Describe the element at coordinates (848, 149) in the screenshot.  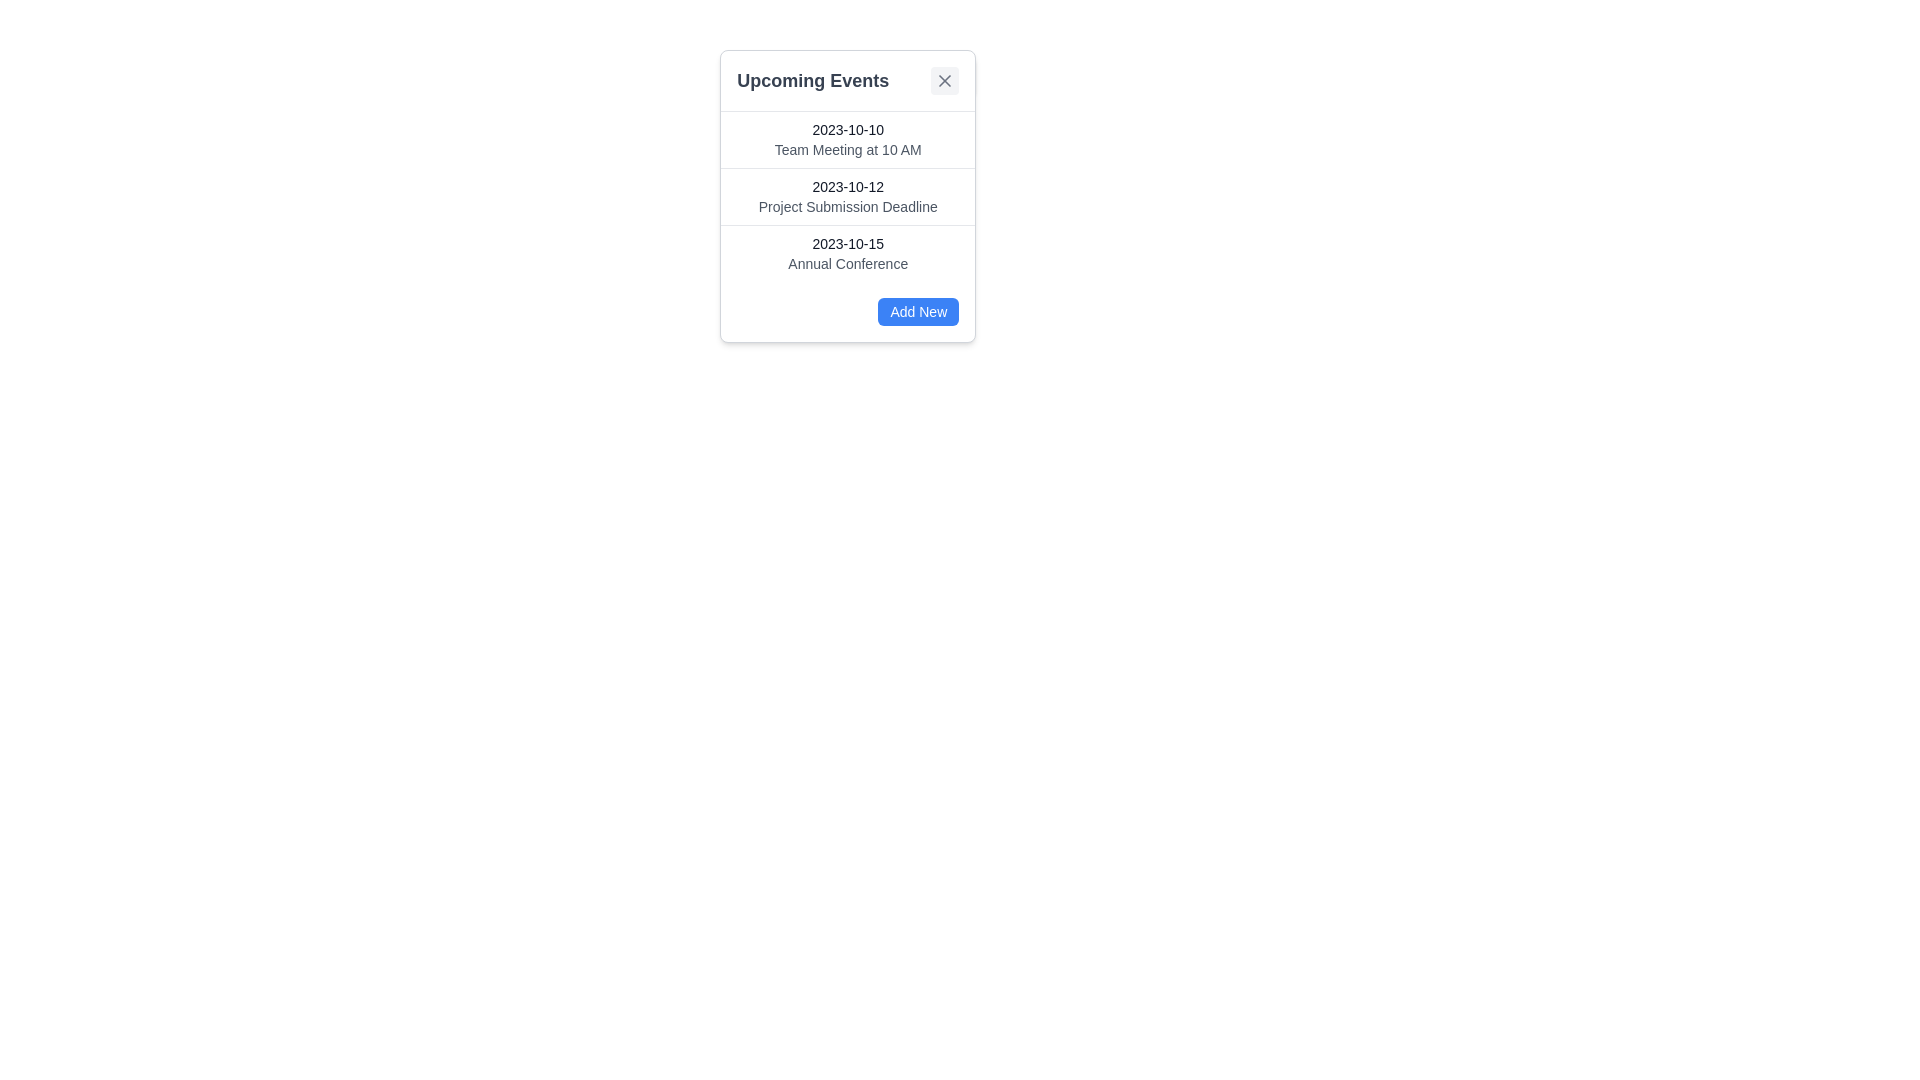
I see `text snippet displaying 'Team Meeting at 10 AM' in medium gray color, positioned below the date in the modal titled 'Upcoming Events'` at that location.